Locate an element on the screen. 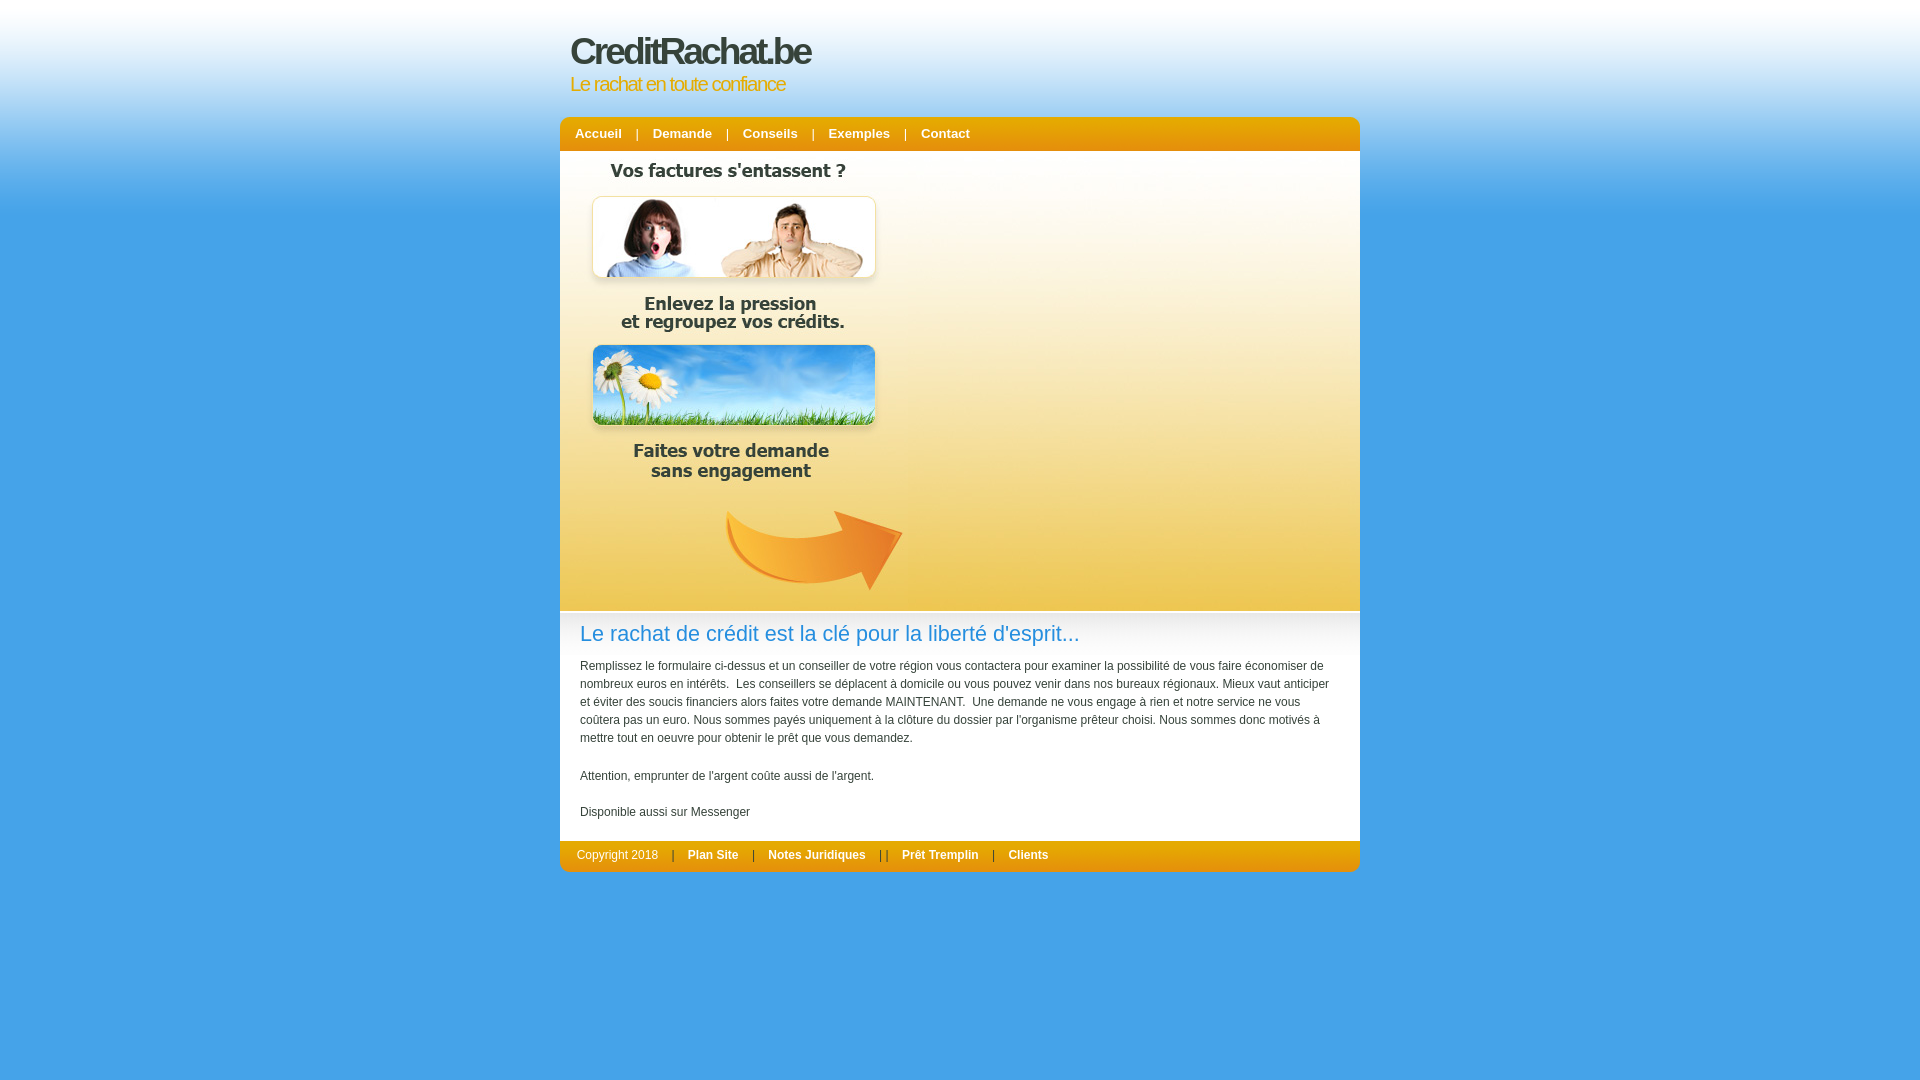 The width and height of the screenshot is (1920, 1080). 'Exemples' is located at coordinates (819, 133).